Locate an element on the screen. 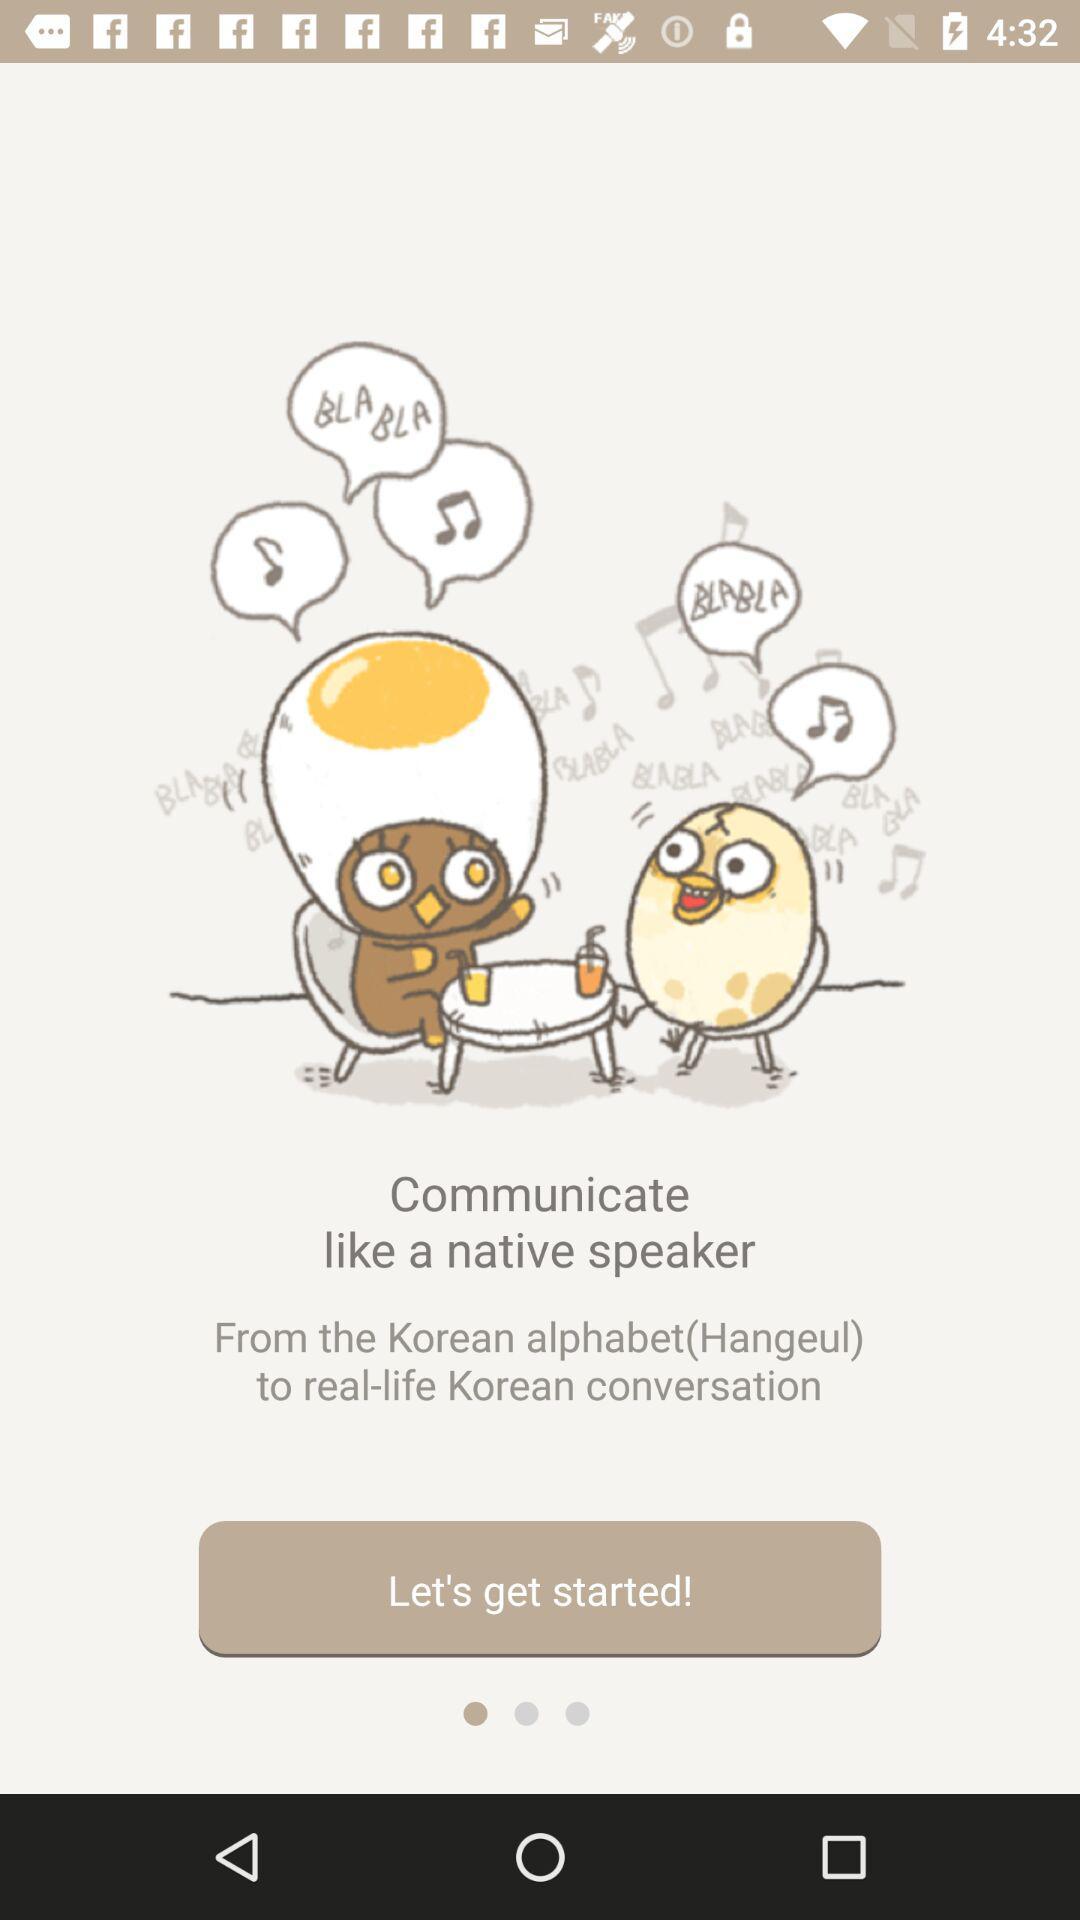 The image size is (1080, 1920). icon below the from the korean app is located at coordinates (540, 1588).